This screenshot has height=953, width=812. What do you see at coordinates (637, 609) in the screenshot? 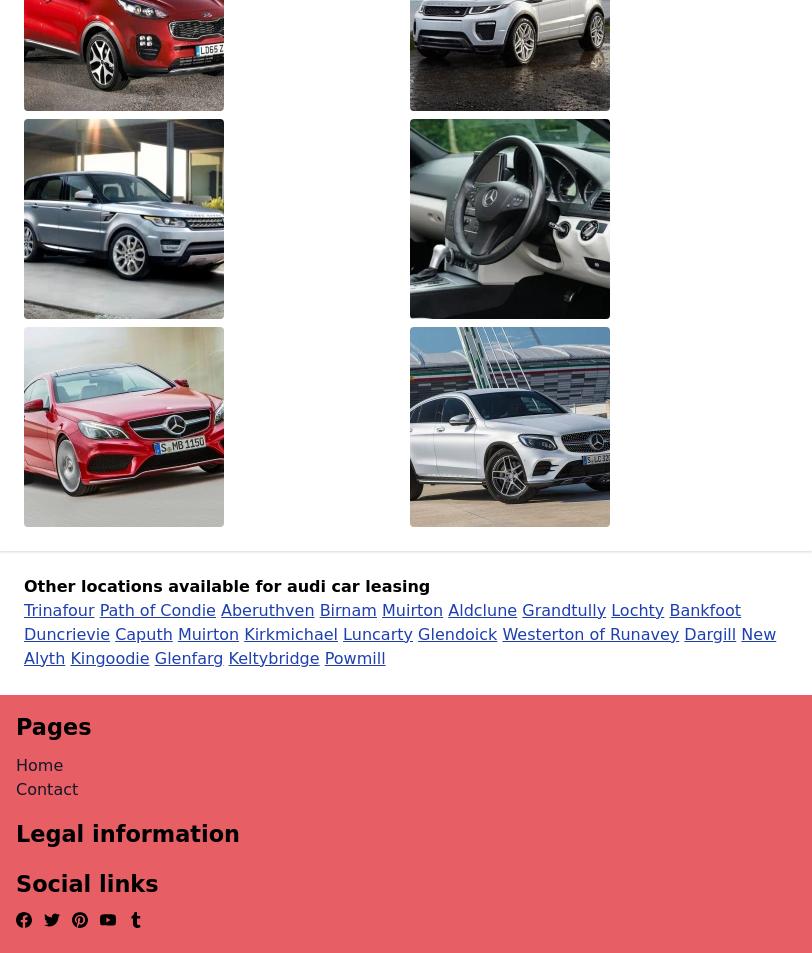
I see `'Lochty'` at bounding box center [637, 609].